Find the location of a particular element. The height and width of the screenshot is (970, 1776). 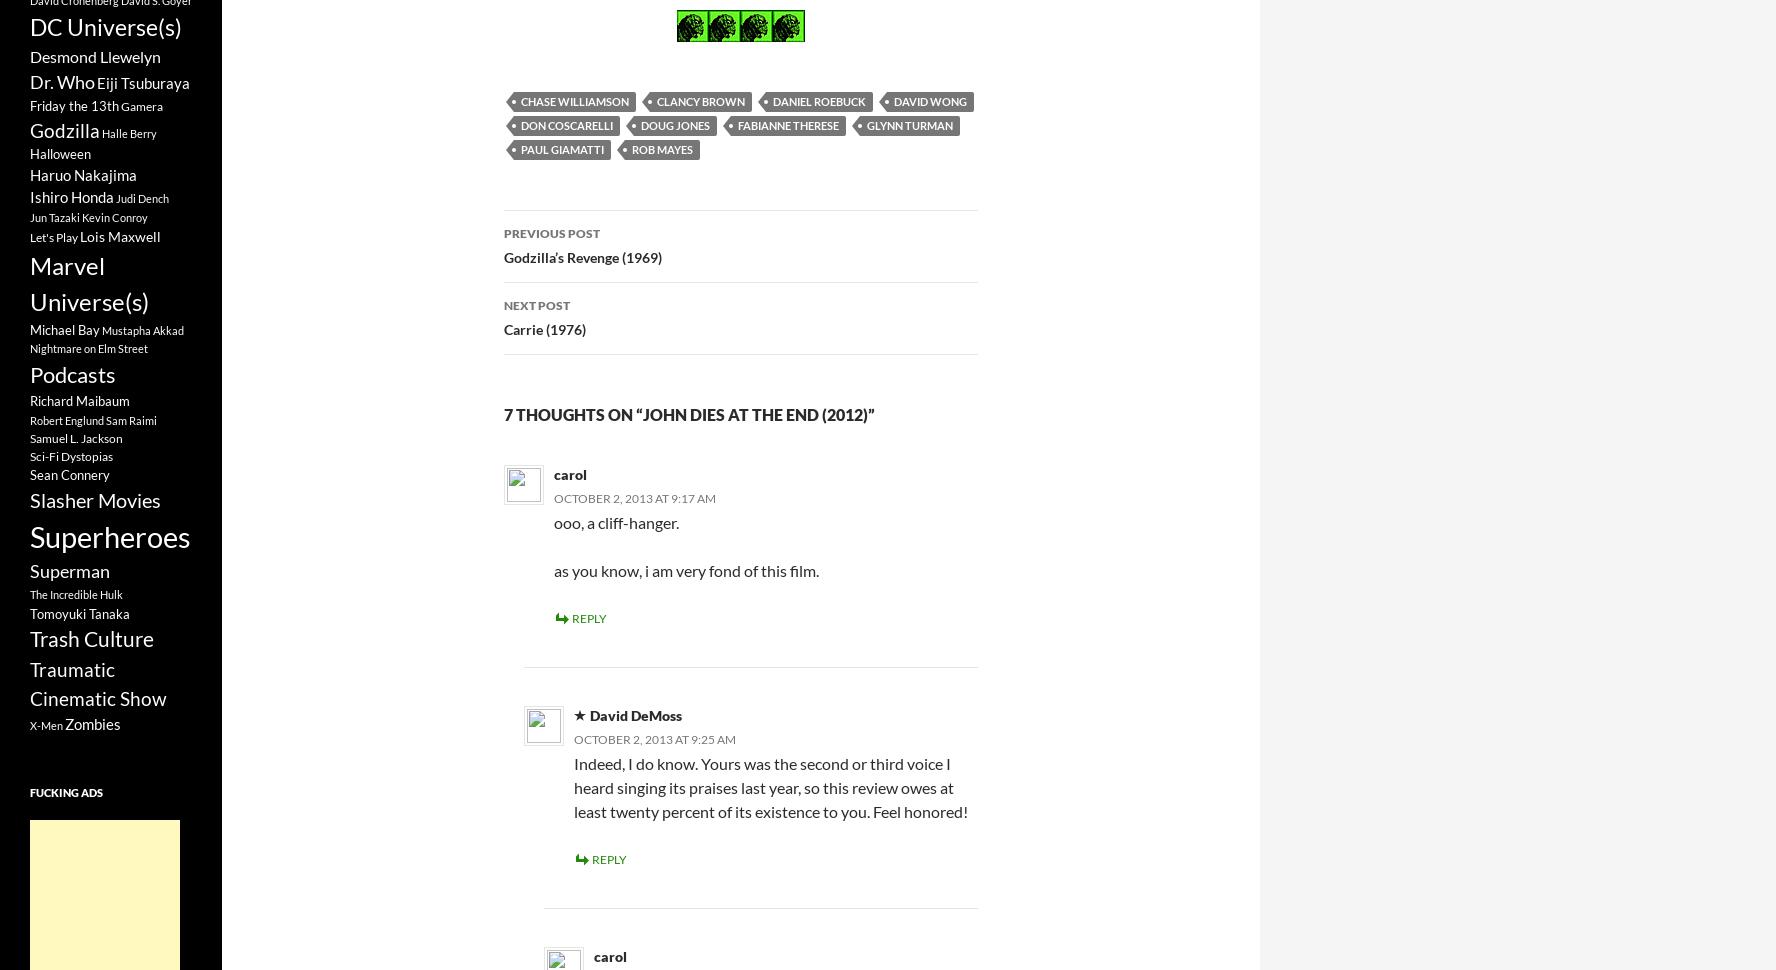

'Robert Englund' is located at coordinates (65, 419).